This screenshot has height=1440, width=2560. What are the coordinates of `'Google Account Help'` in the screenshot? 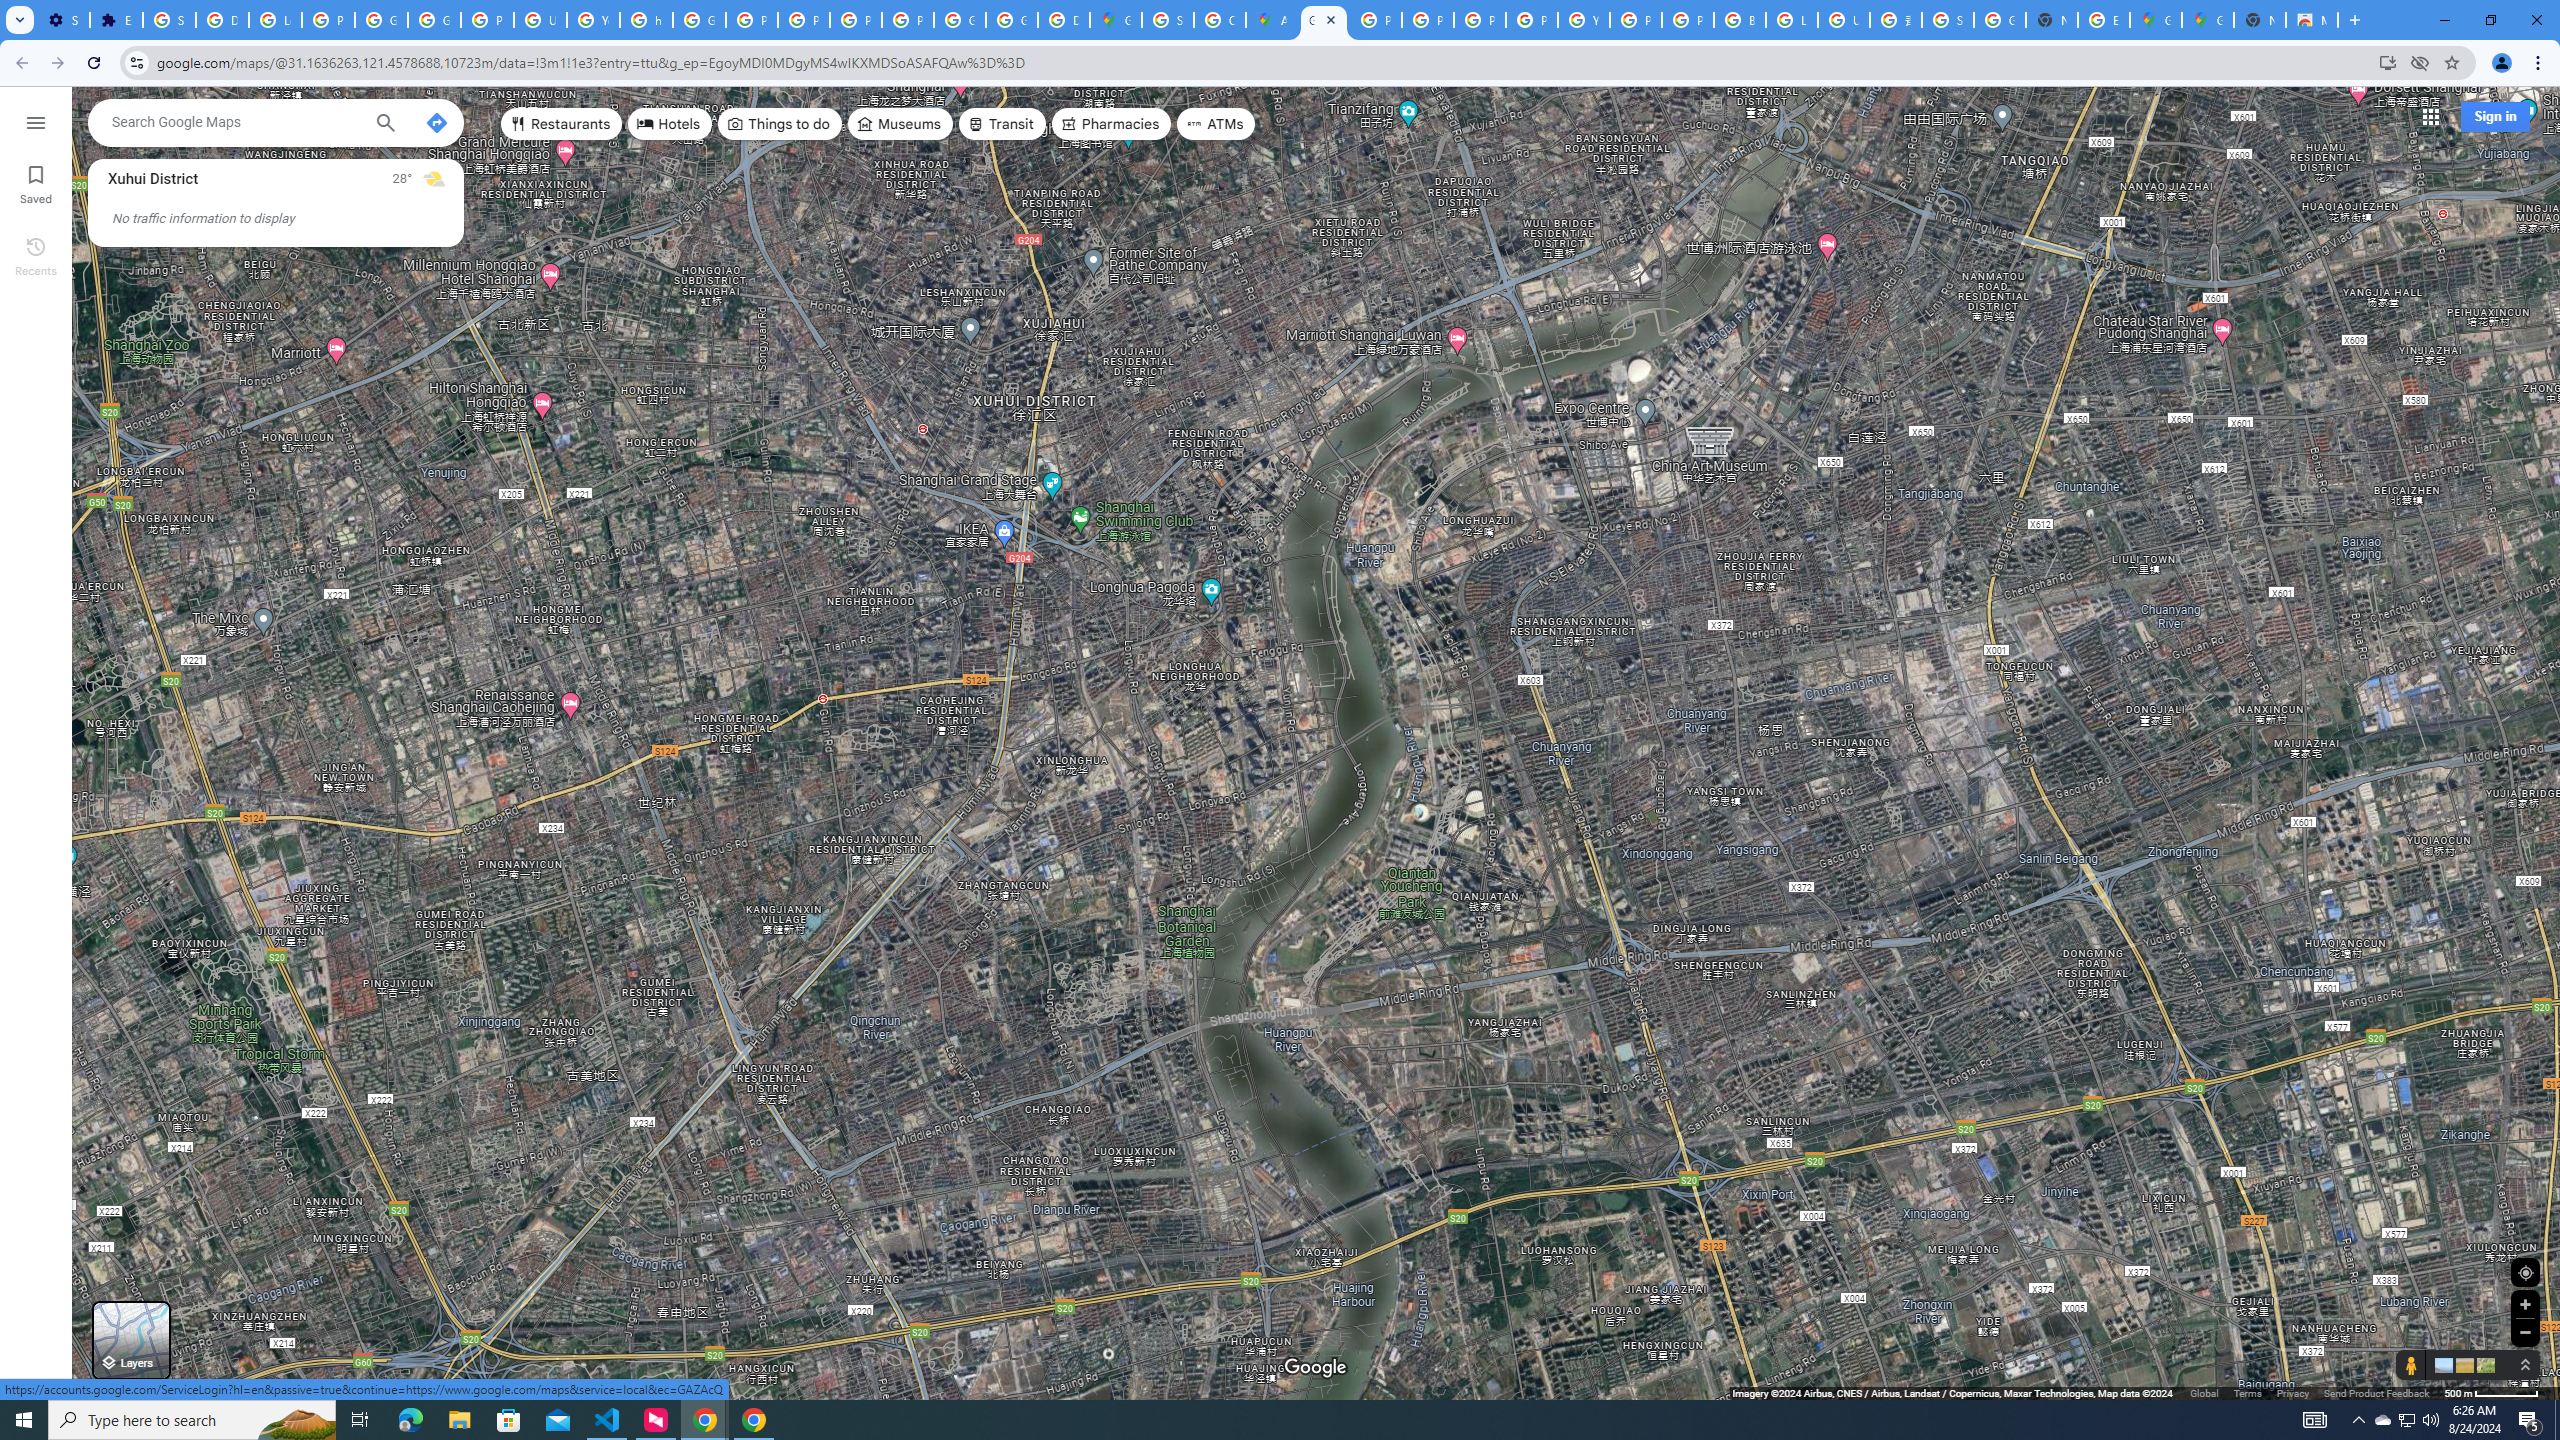 It's located at (435, 19).